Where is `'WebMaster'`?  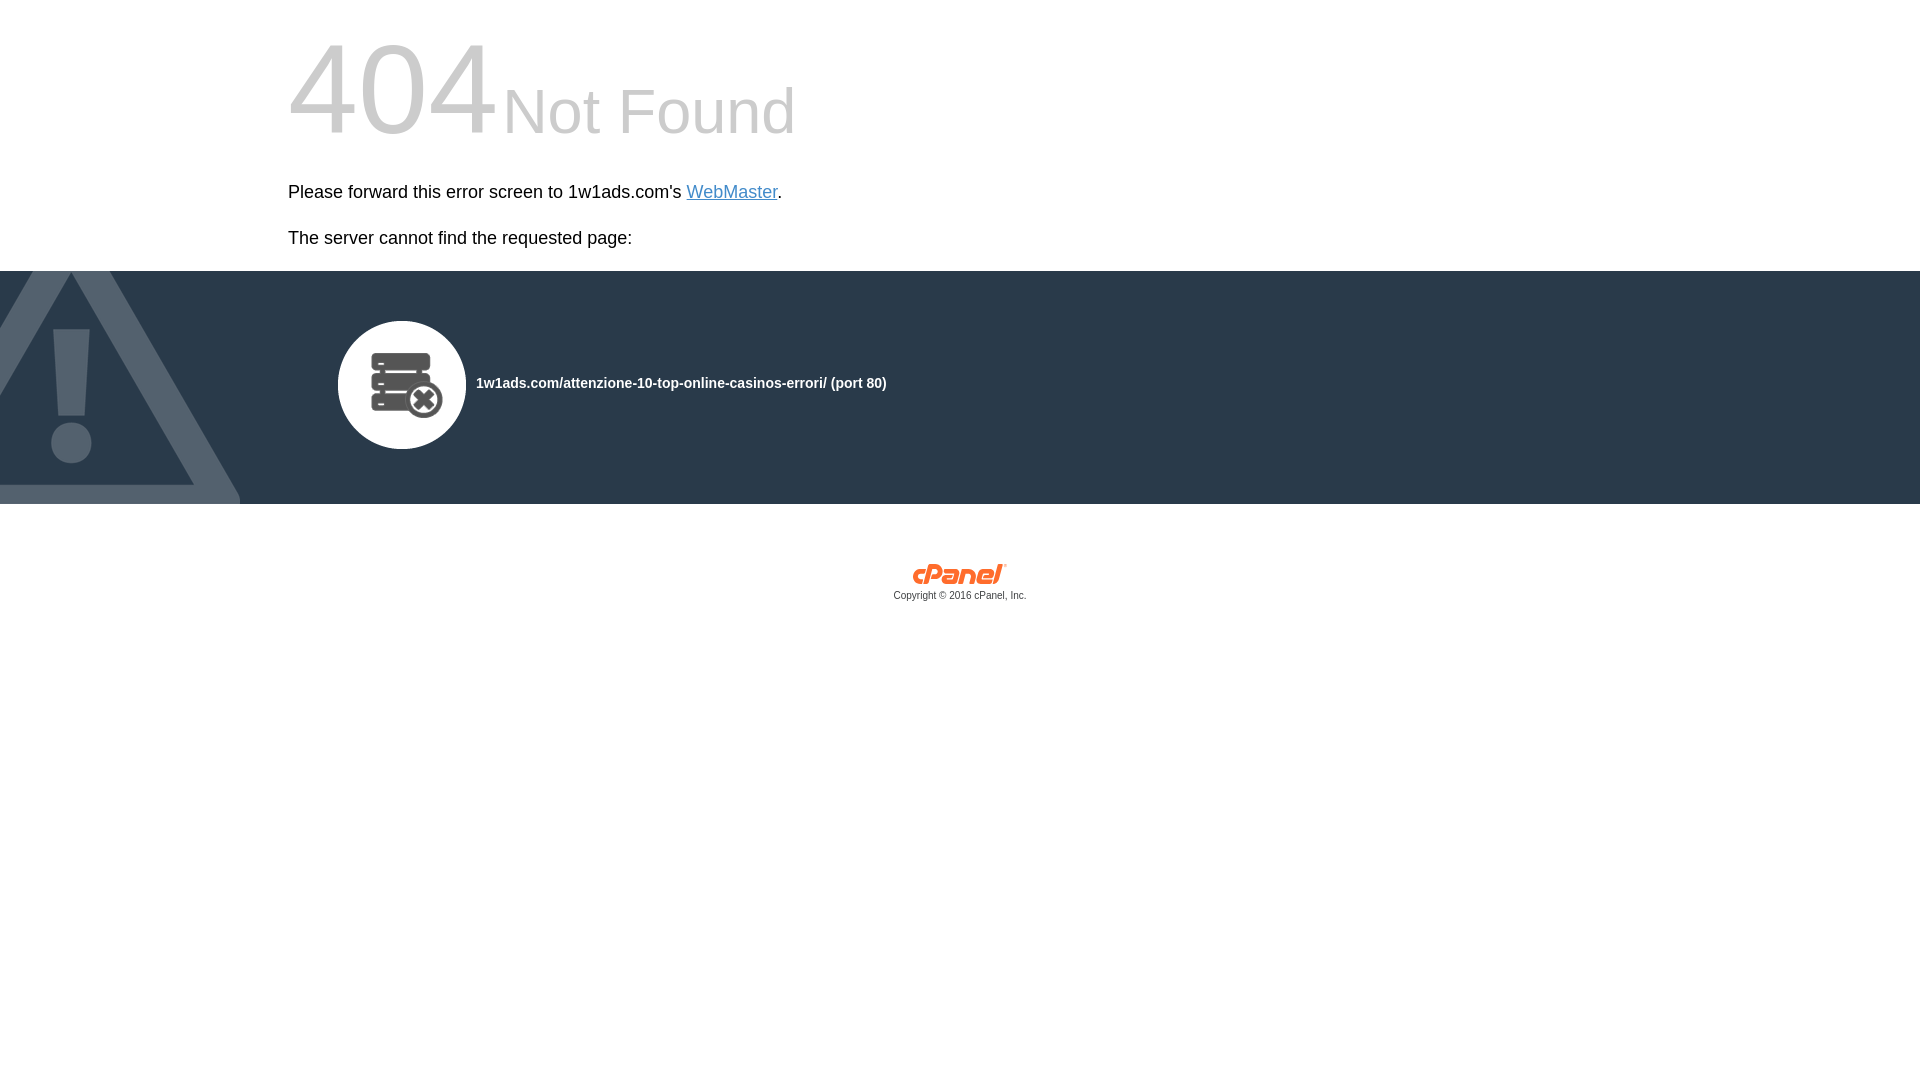 'WebMaster' is located at coordinates (686, 192).